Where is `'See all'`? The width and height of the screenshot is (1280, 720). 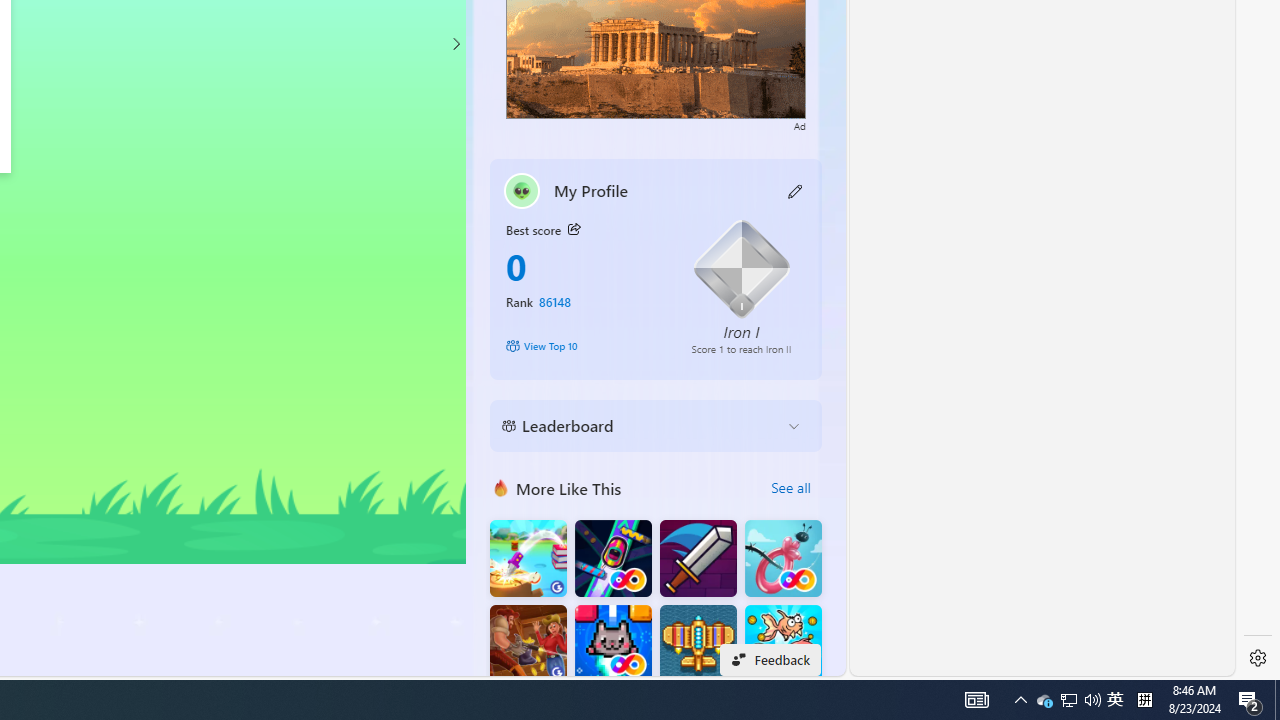
'See all' is located at coordinates (790, 488).